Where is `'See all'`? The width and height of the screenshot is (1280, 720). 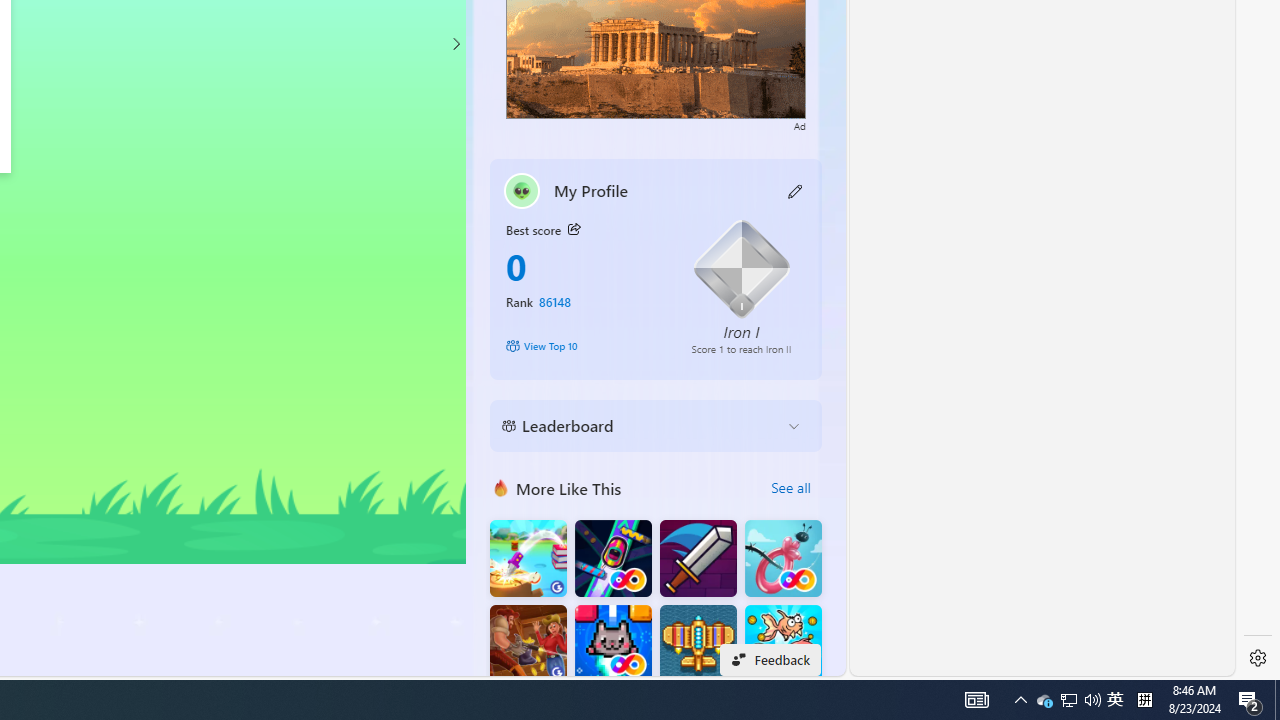
'See all' is located at coordinates (790, 488).